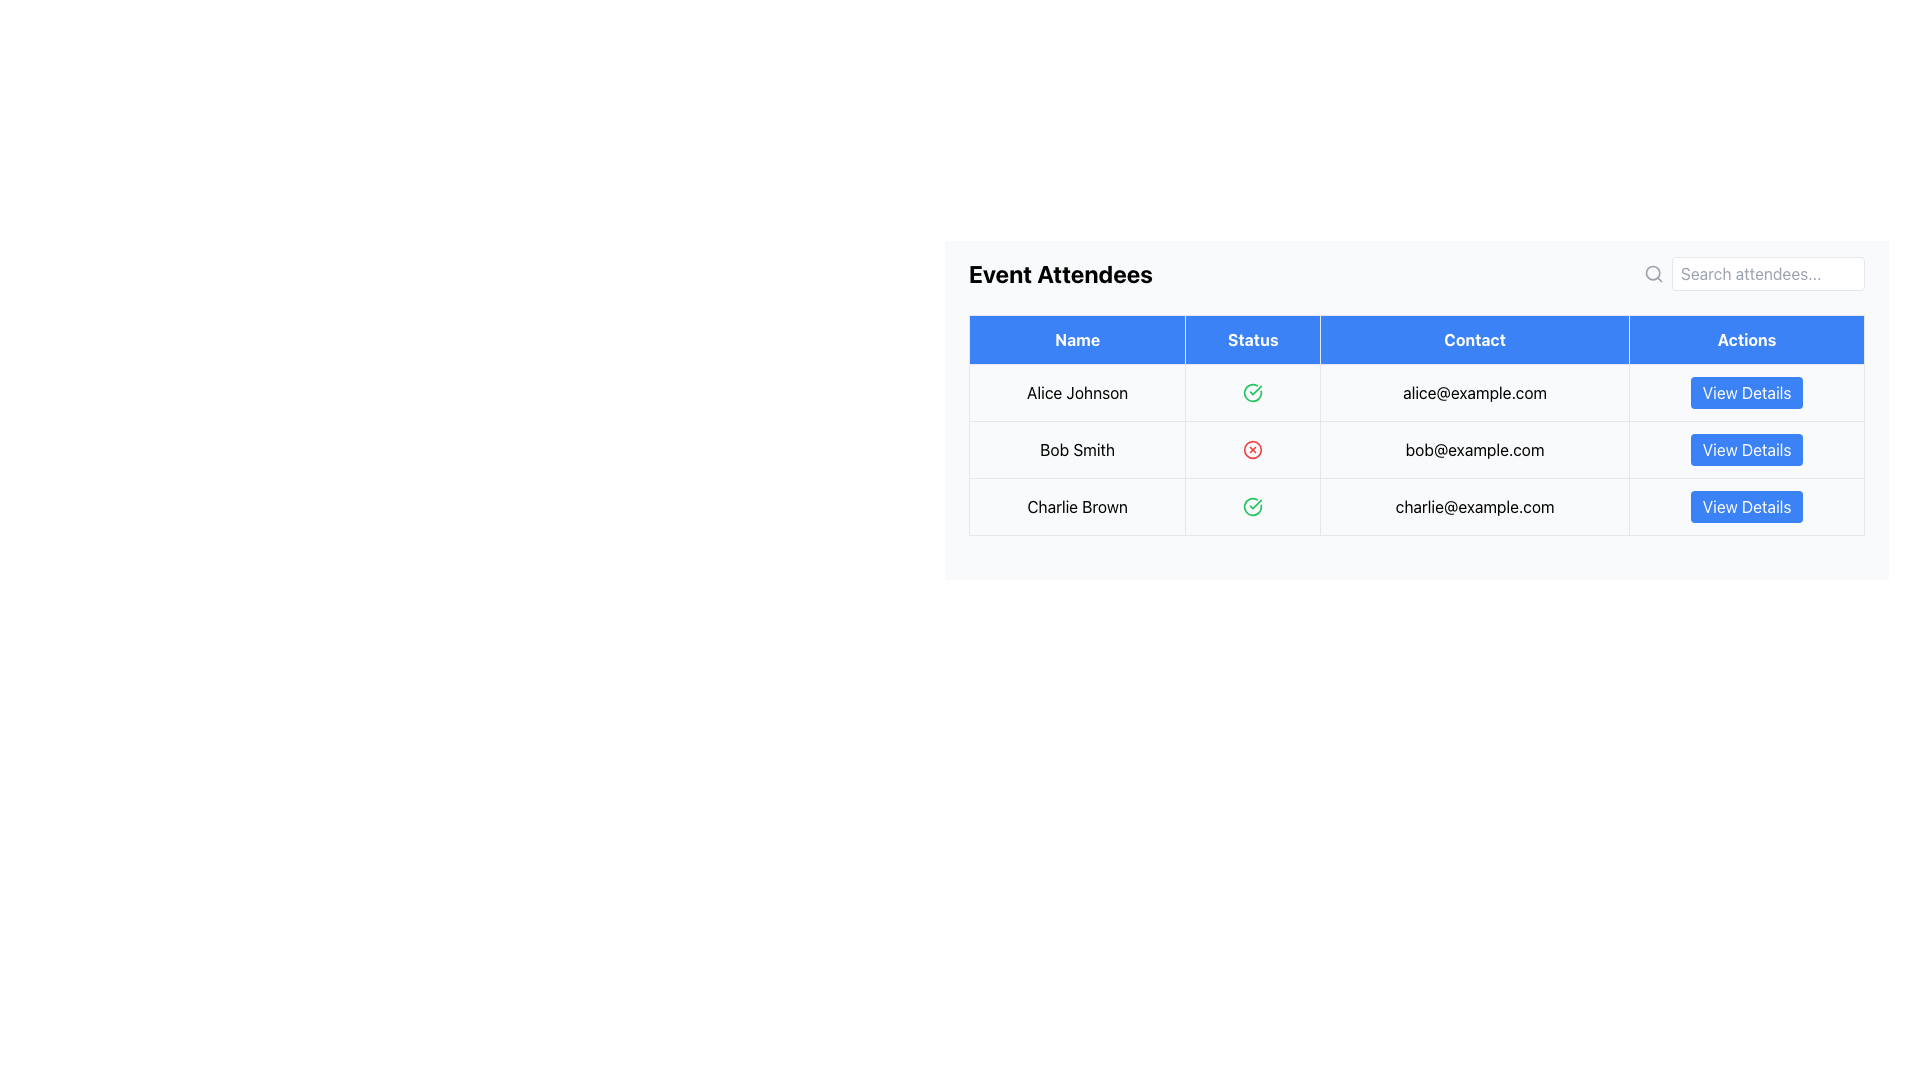 This screenshot has height=1080, width=1920. I want to click on the status indication icon for 'Bob Smith' located in the second row under the 'Status' column of the 'Event Attendees' table, so click(1252, 450).